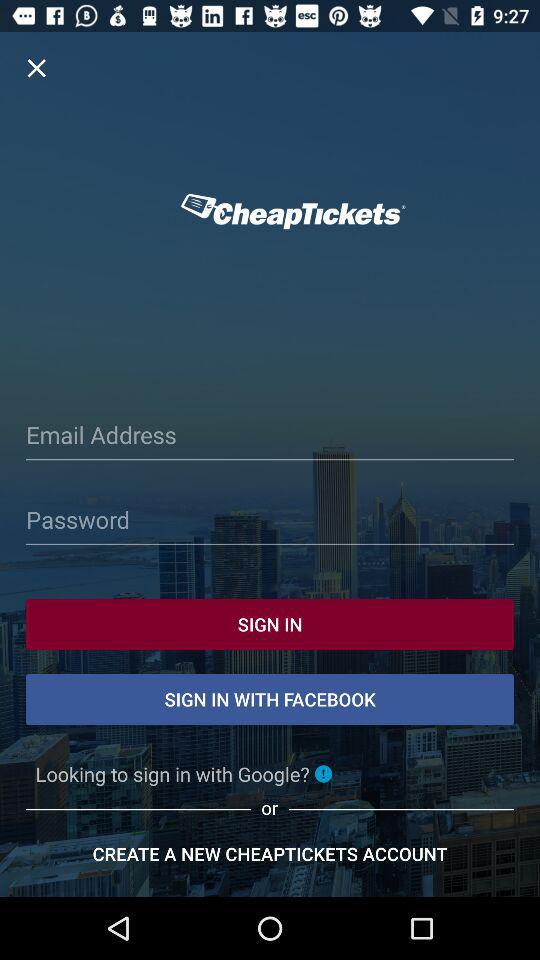  What do you see at coordinates (270, 522) in the screenshot?
I see `the text box which says password` at bounding box center [270, 522].